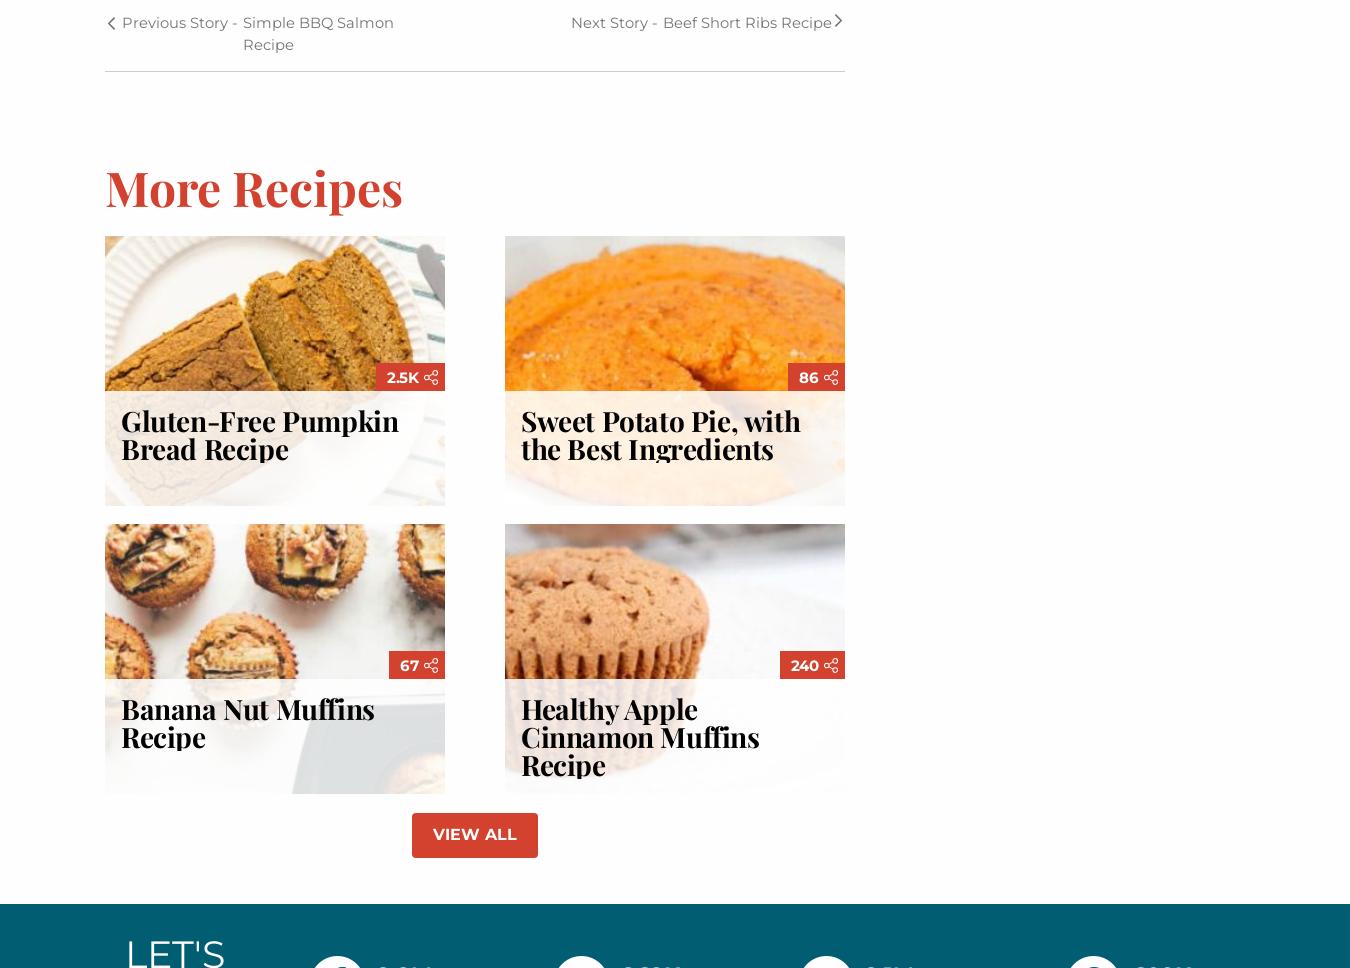  I want to click on '67', so click(410, 665).